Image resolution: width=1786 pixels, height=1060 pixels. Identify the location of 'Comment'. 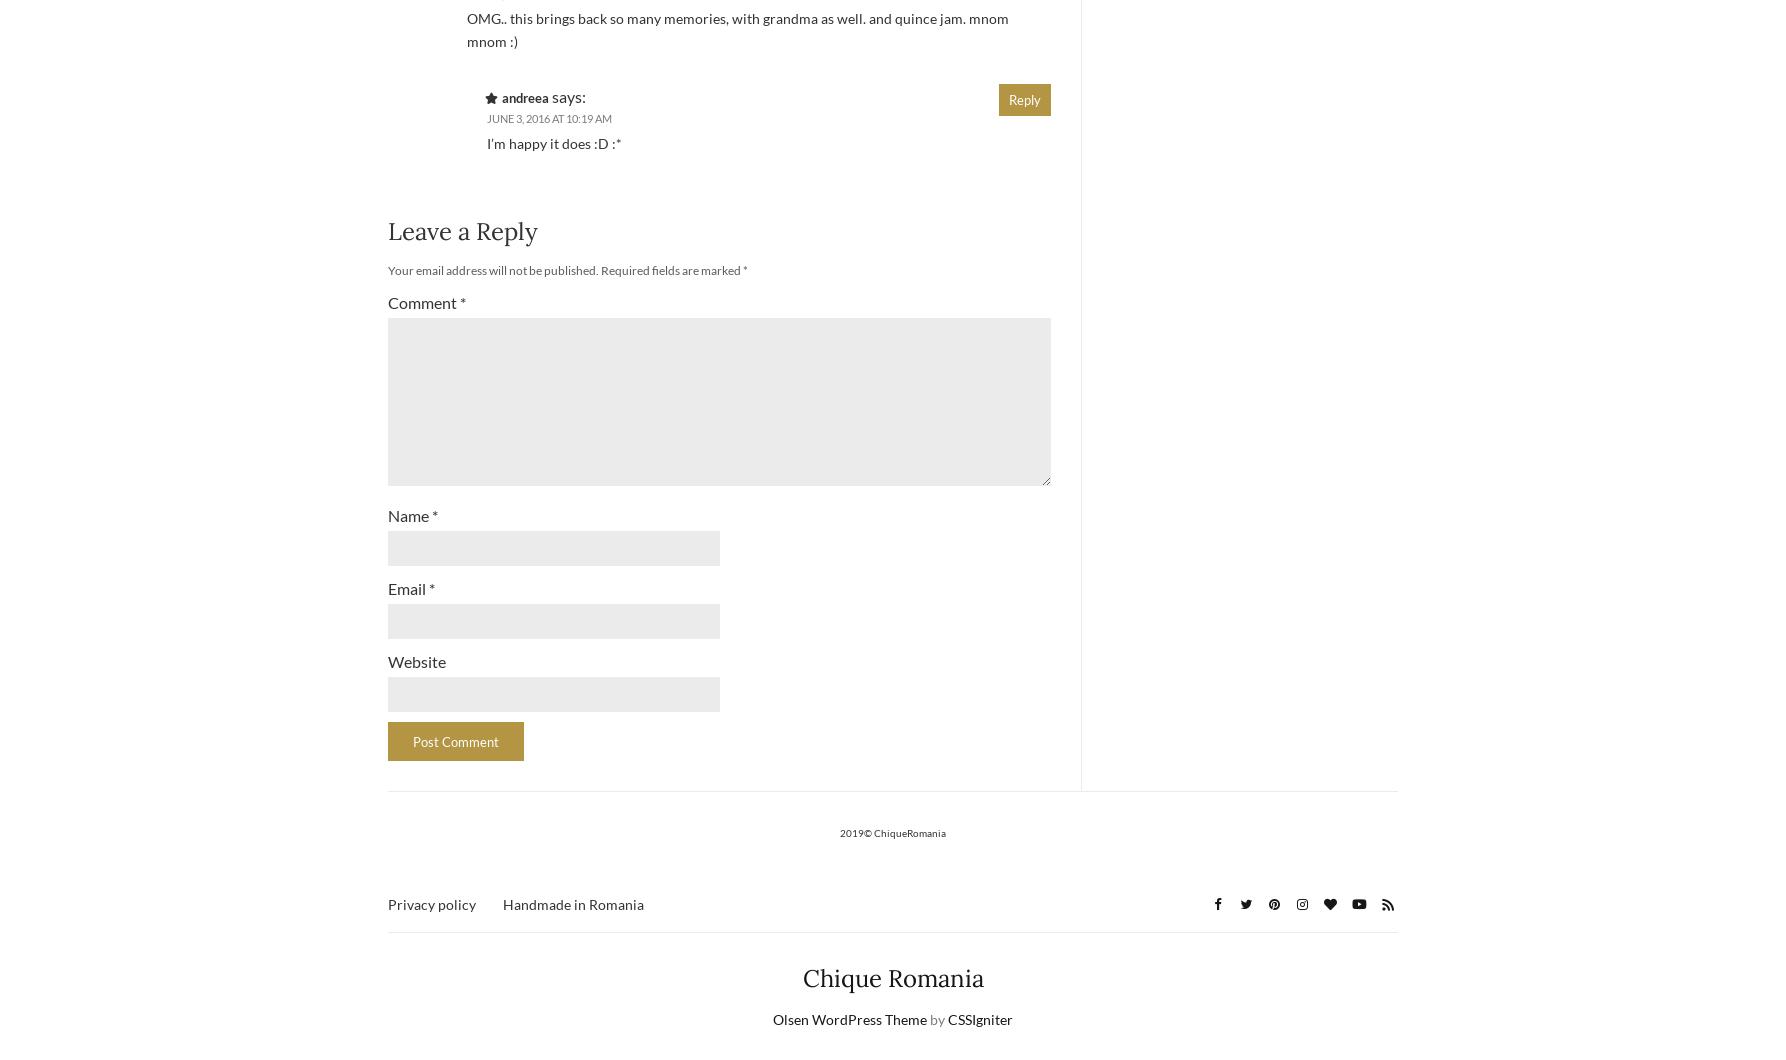
(423, 301).